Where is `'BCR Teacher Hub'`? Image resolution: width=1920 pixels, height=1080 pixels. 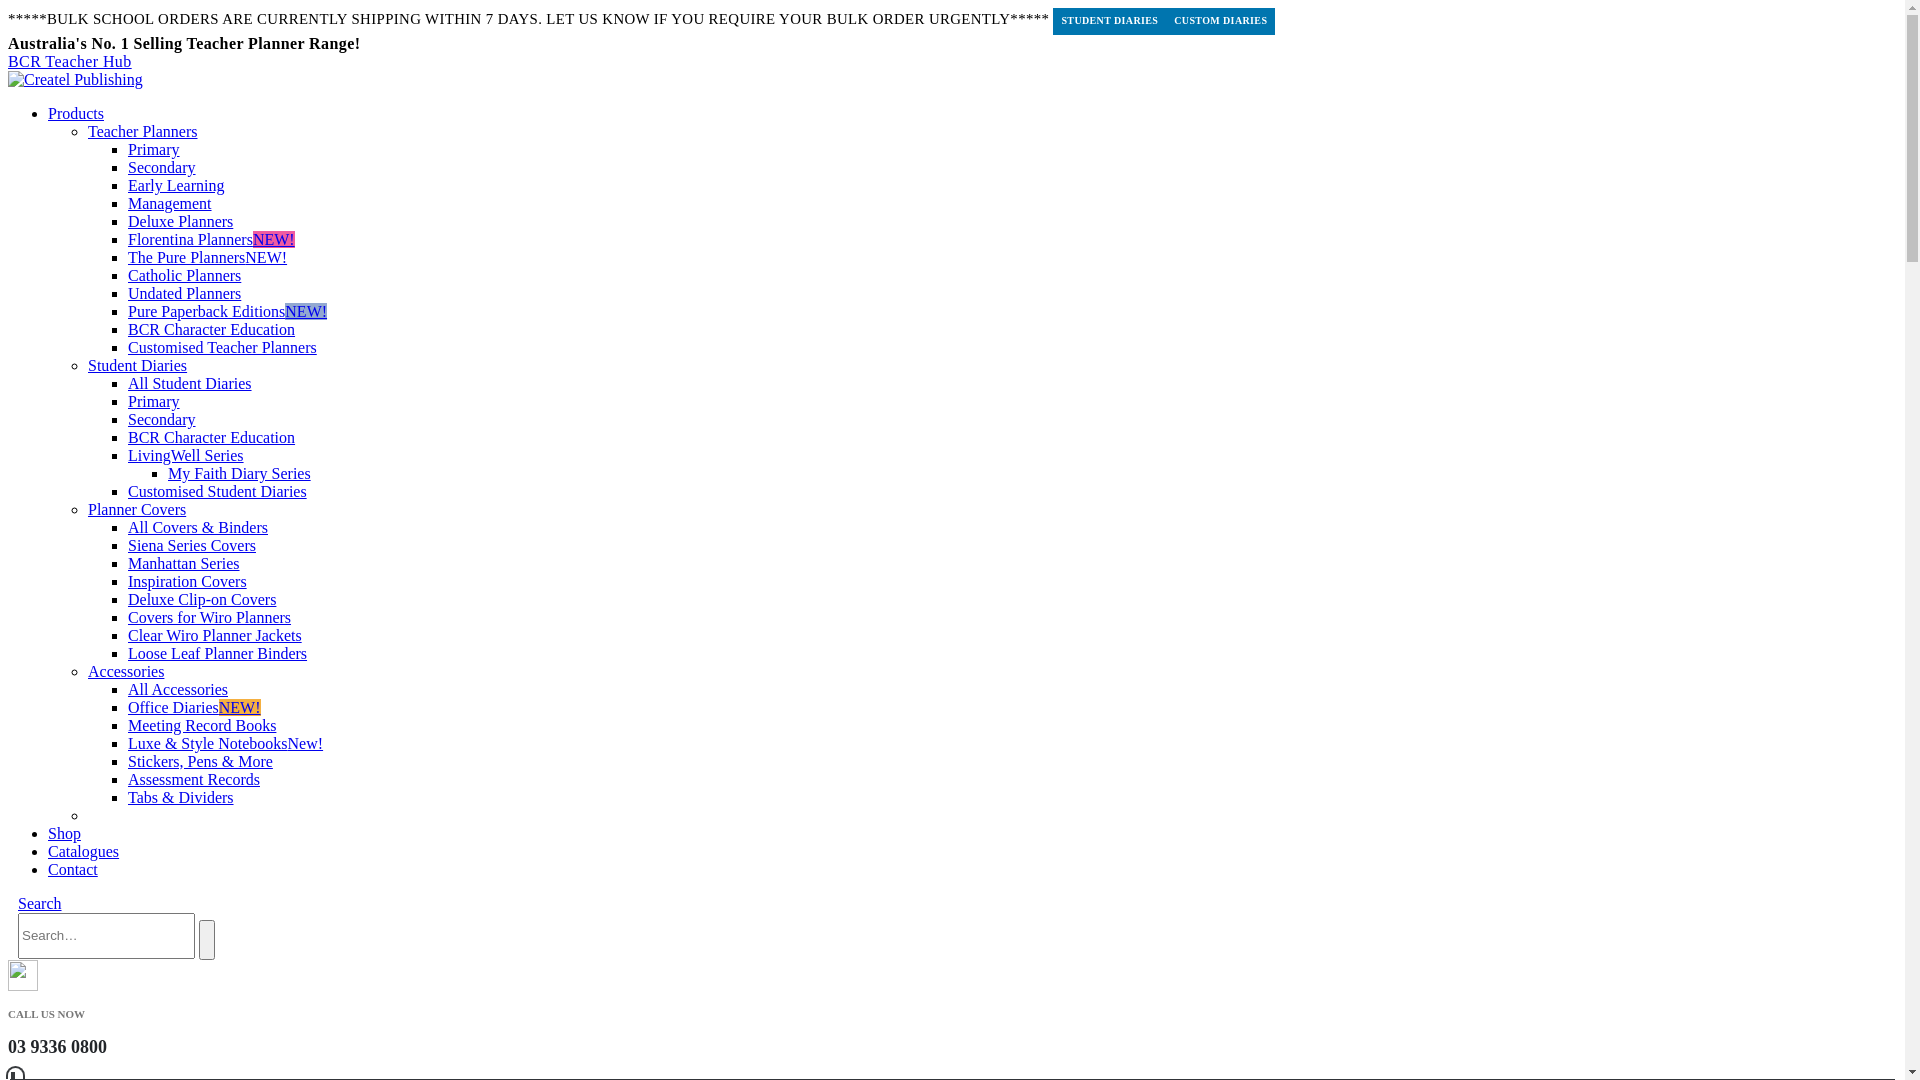 'BCR Teacher Hub' is located at coordinates (8, 60).